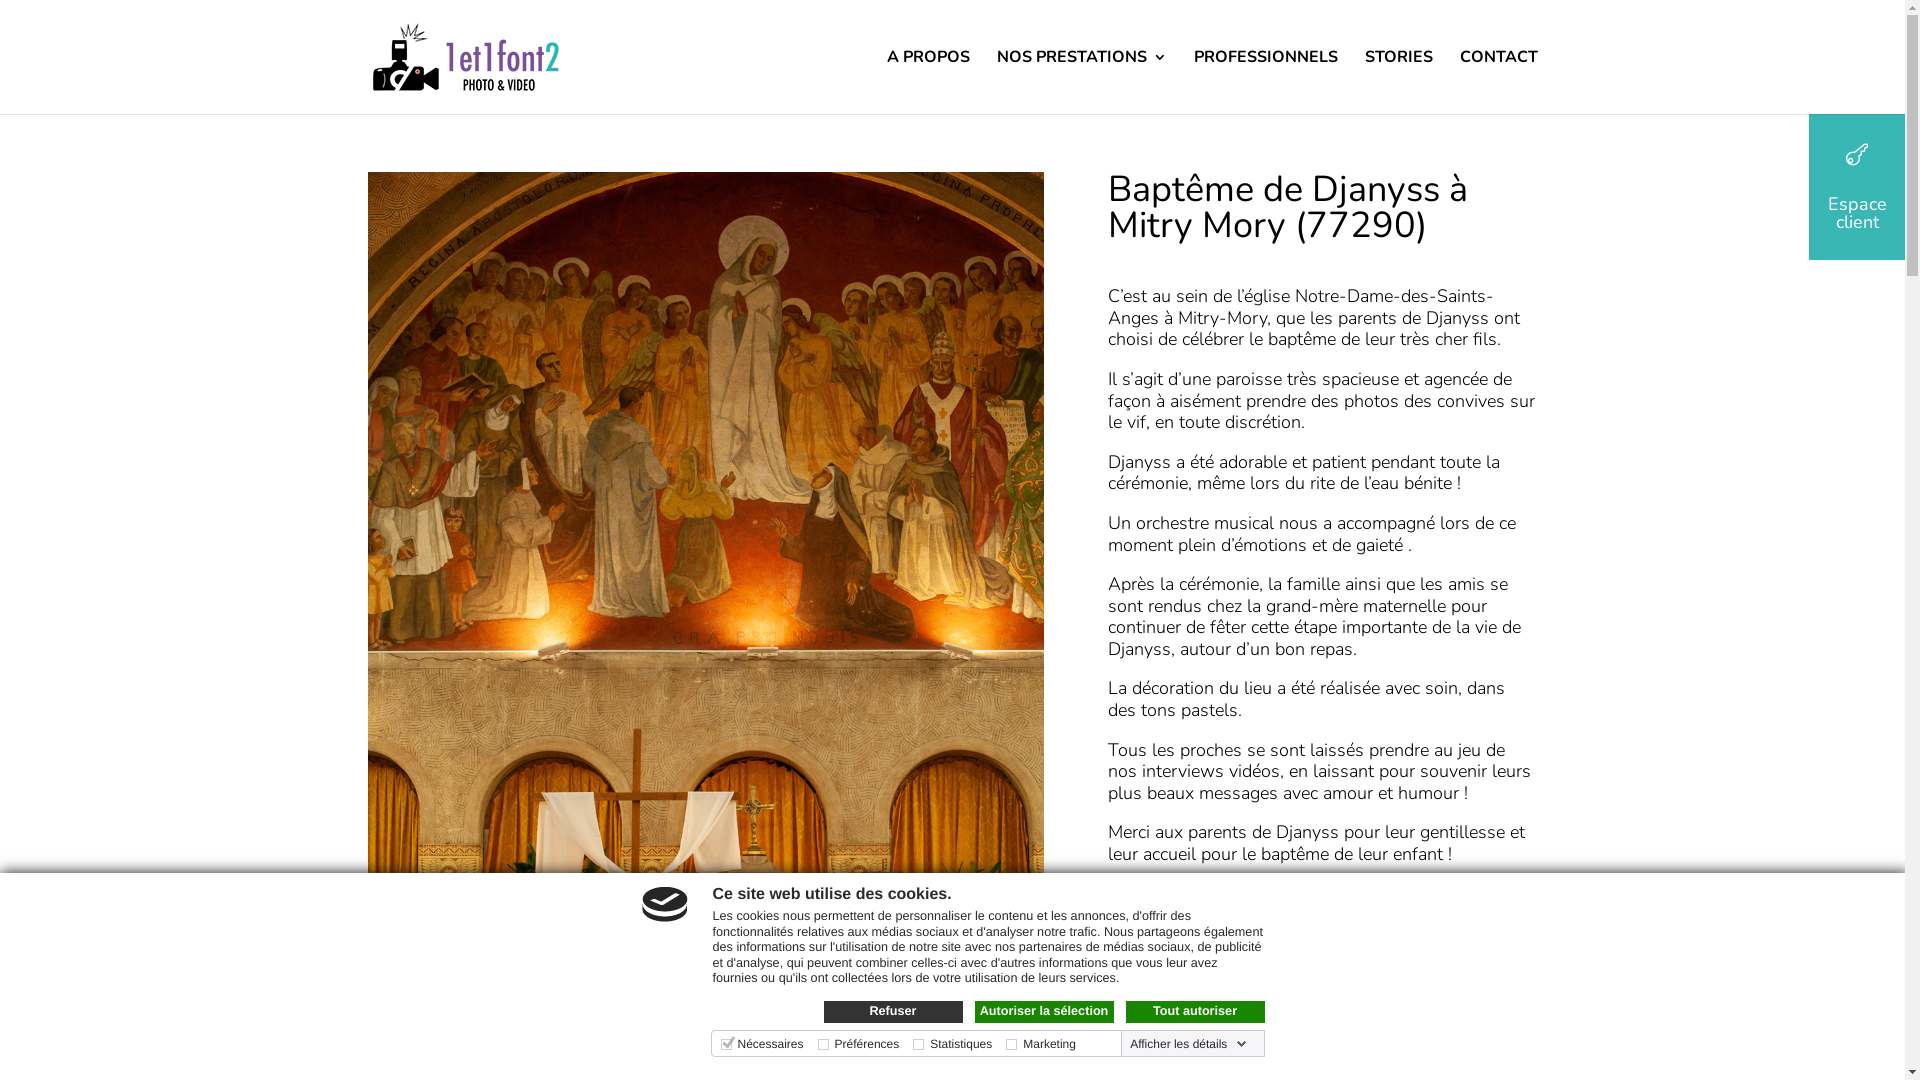 This screenshot has width=1920, height=1080. Describe the element at coordinates (885, 80) in the screenshot. I see `'A PROPOS'` at that location.